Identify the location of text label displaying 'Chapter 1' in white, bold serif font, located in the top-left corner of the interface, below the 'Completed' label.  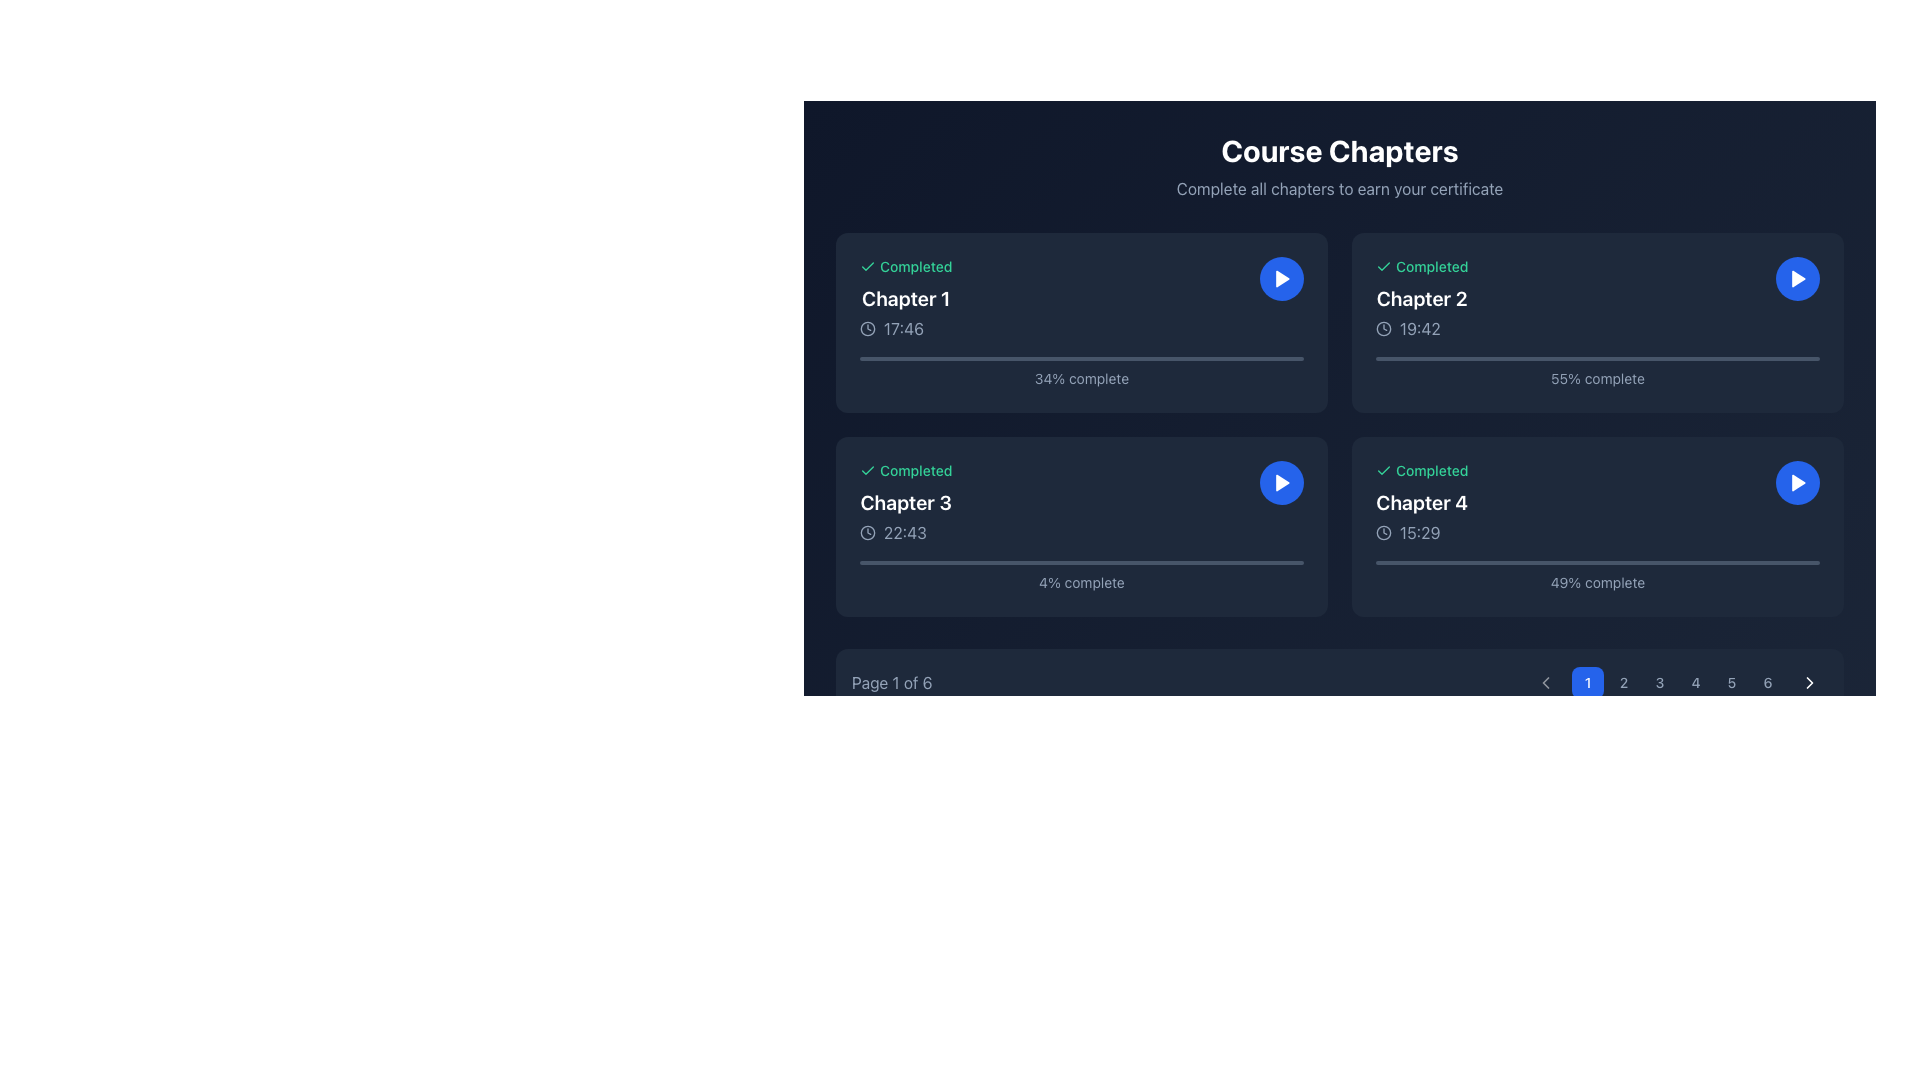
(905, 299).